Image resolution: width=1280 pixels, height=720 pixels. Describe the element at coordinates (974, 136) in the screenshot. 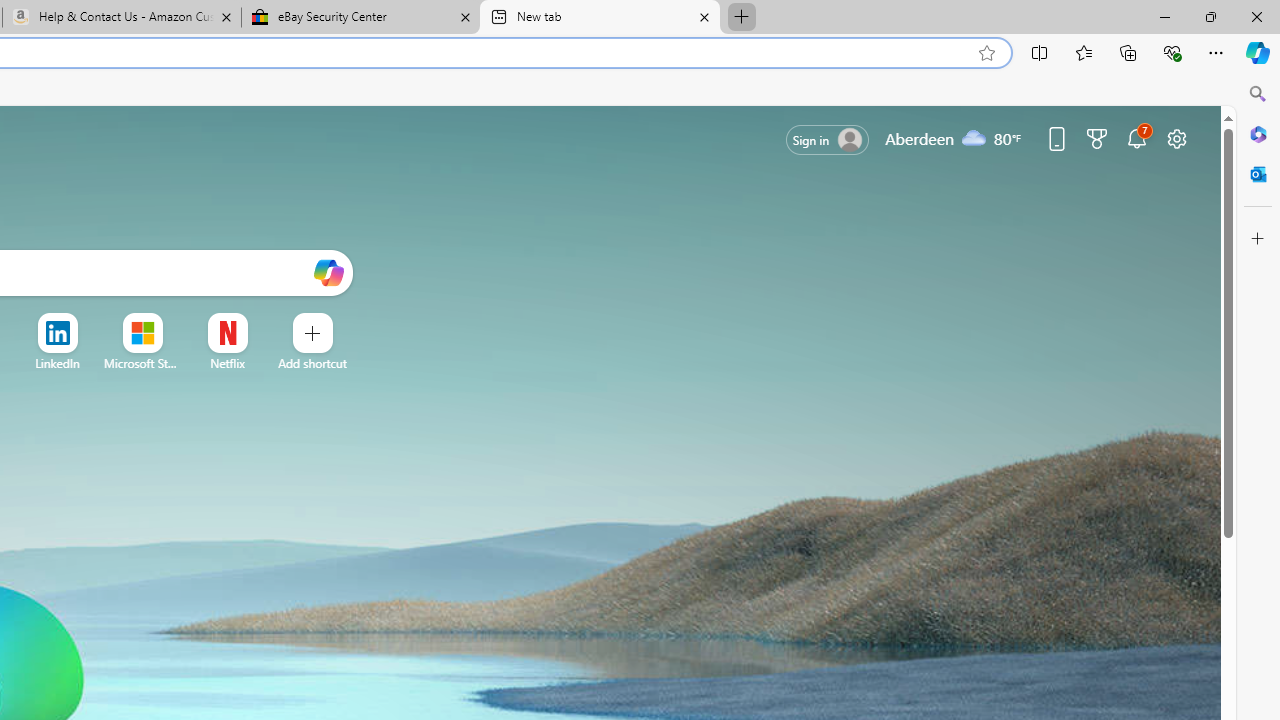

I see `'Cloudy'` at that location.